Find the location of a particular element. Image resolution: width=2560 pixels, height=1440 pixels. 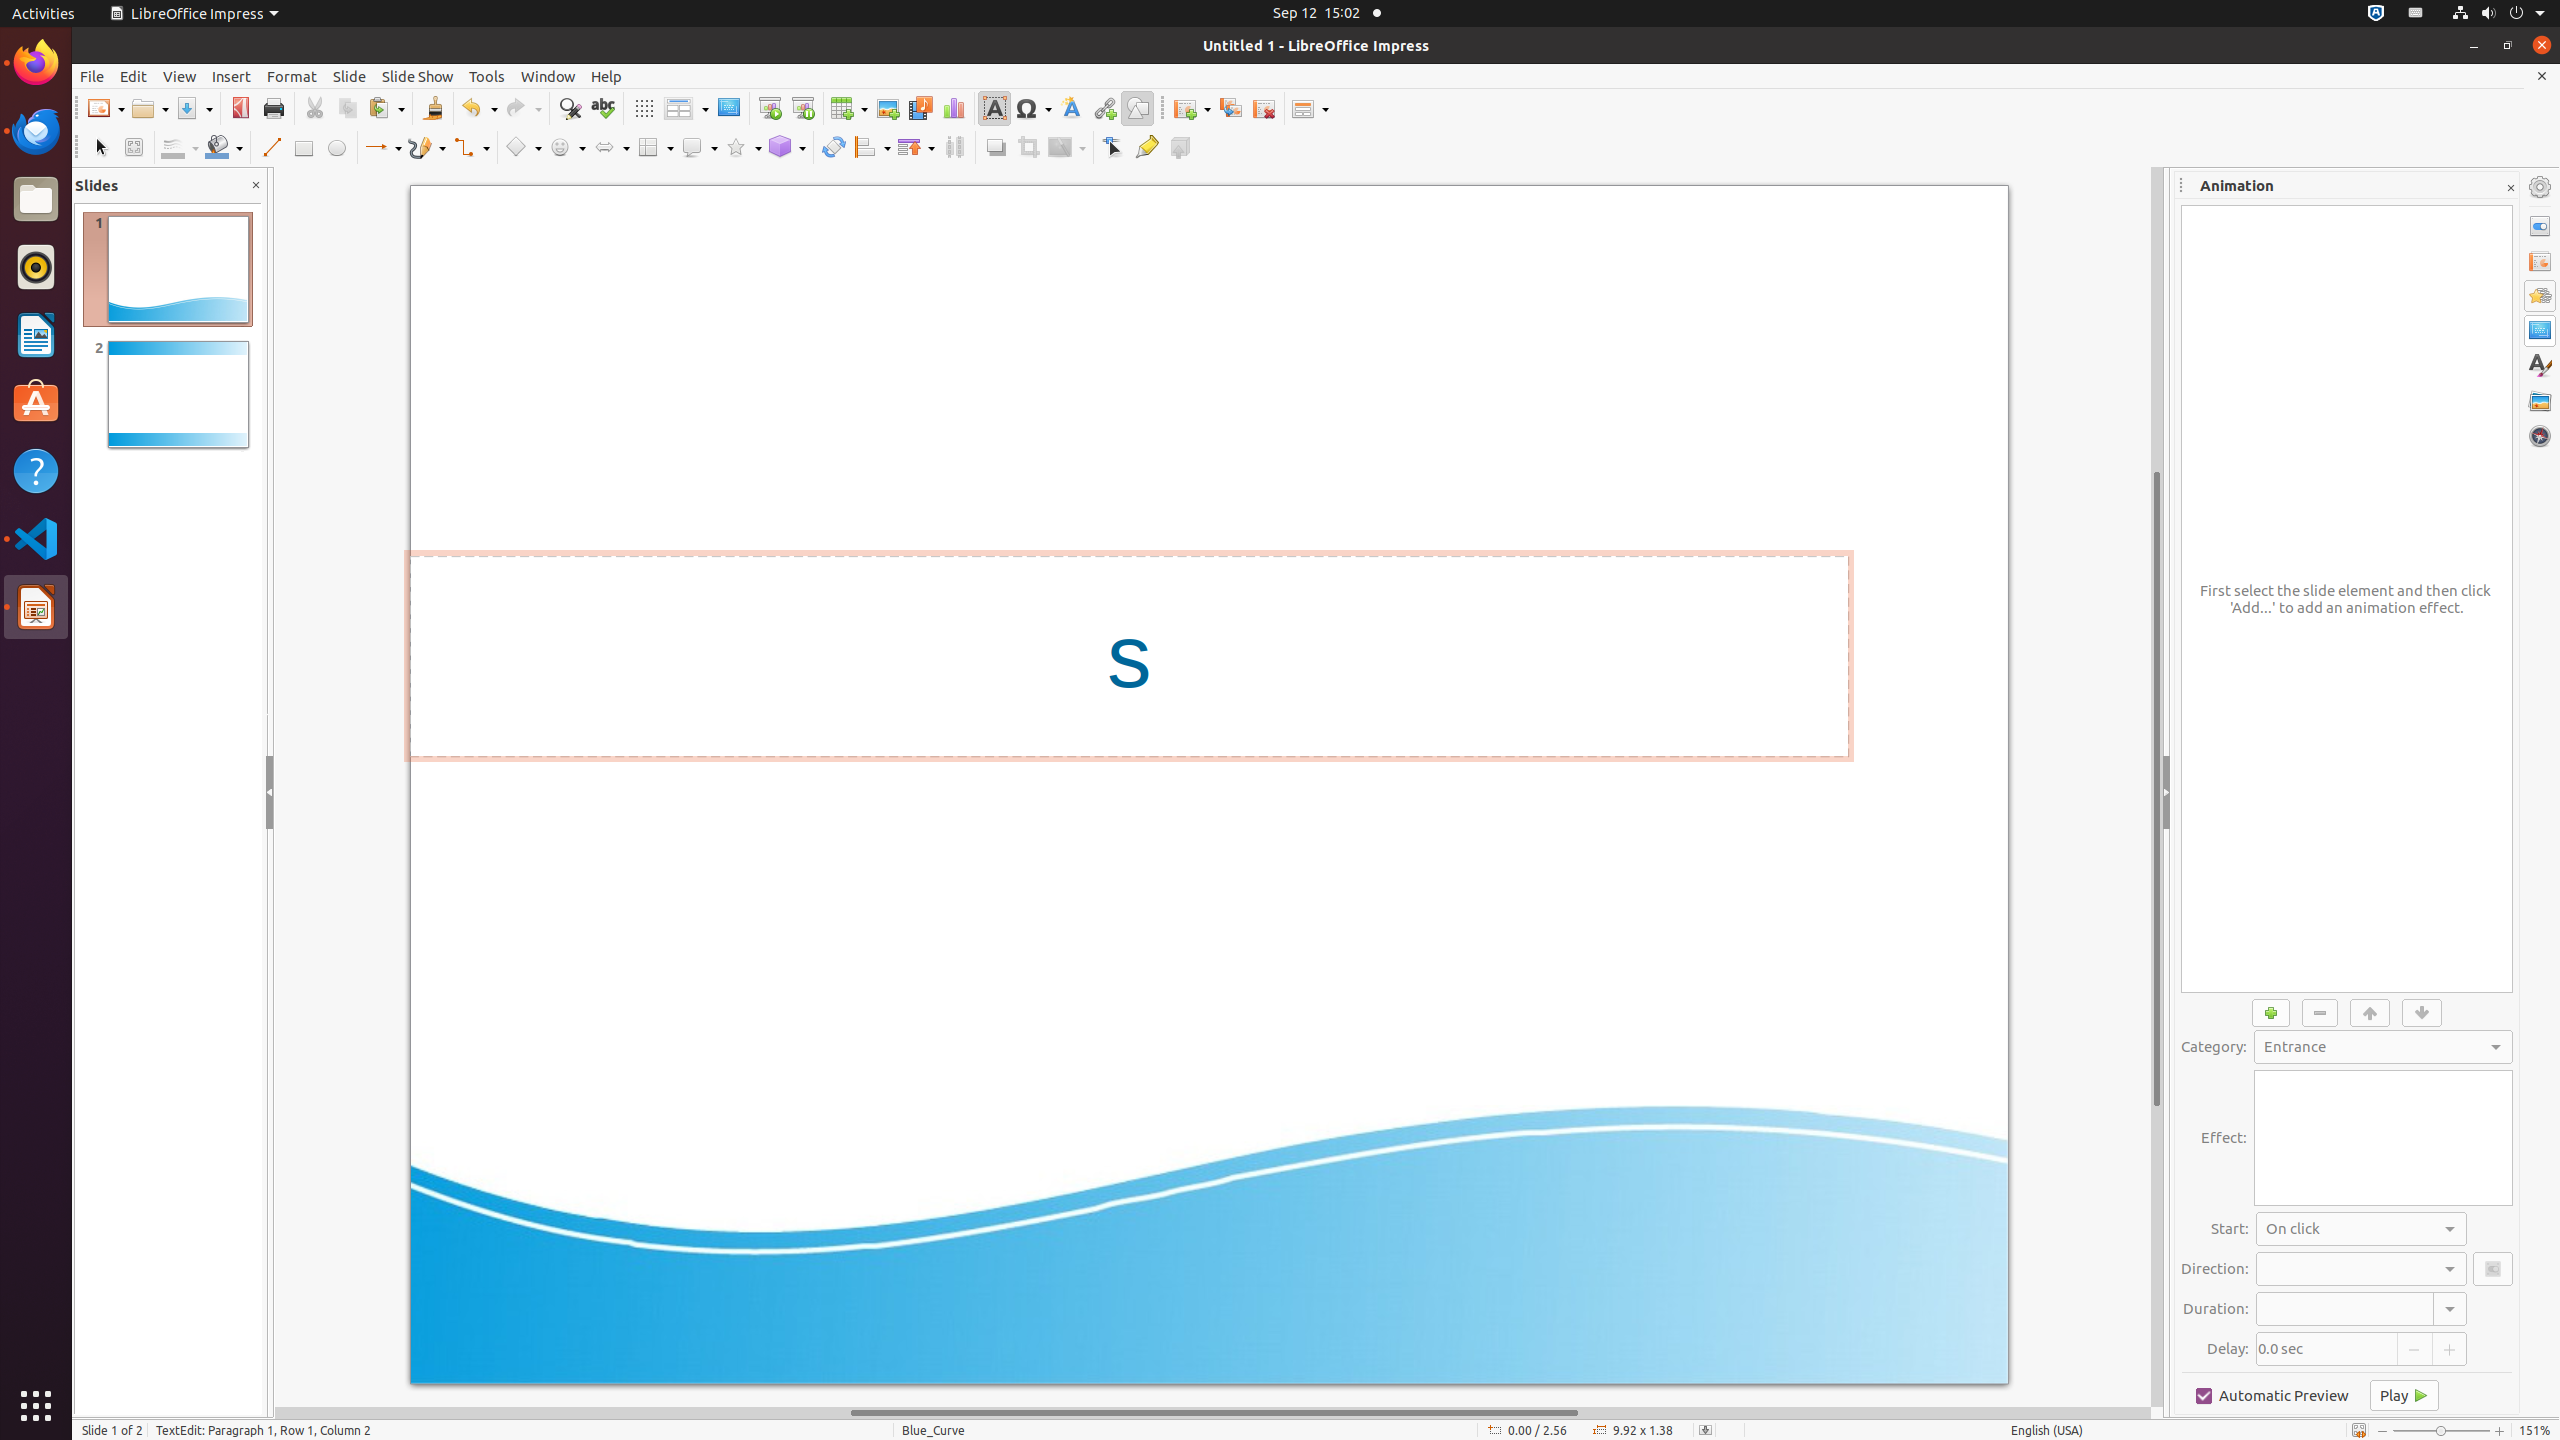

'Basic Shapes' is located at coordinates (522, 146).